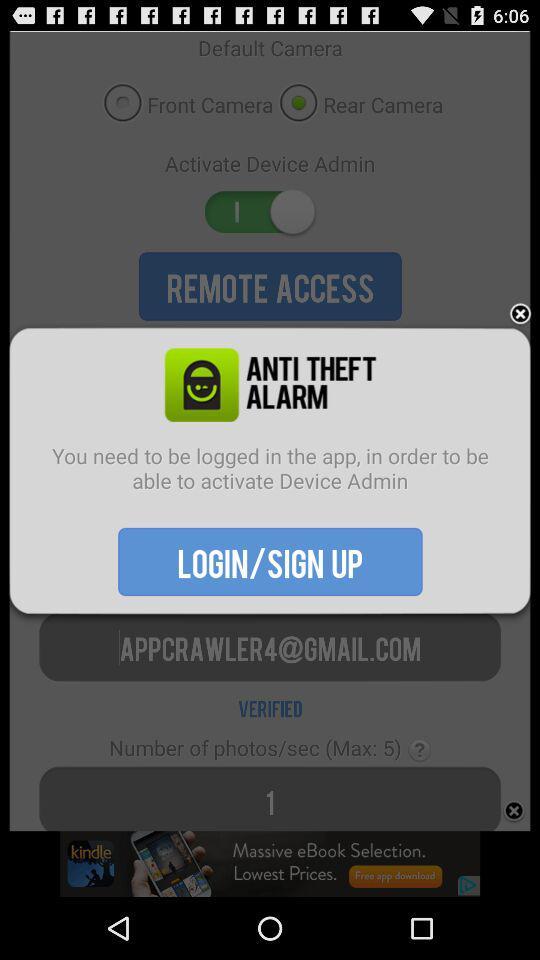 Image resolution: width=540 pixels, height=960 pixels. Describe the element at coordinates (520, 314) in the screenshot. I see `this window` at that location.